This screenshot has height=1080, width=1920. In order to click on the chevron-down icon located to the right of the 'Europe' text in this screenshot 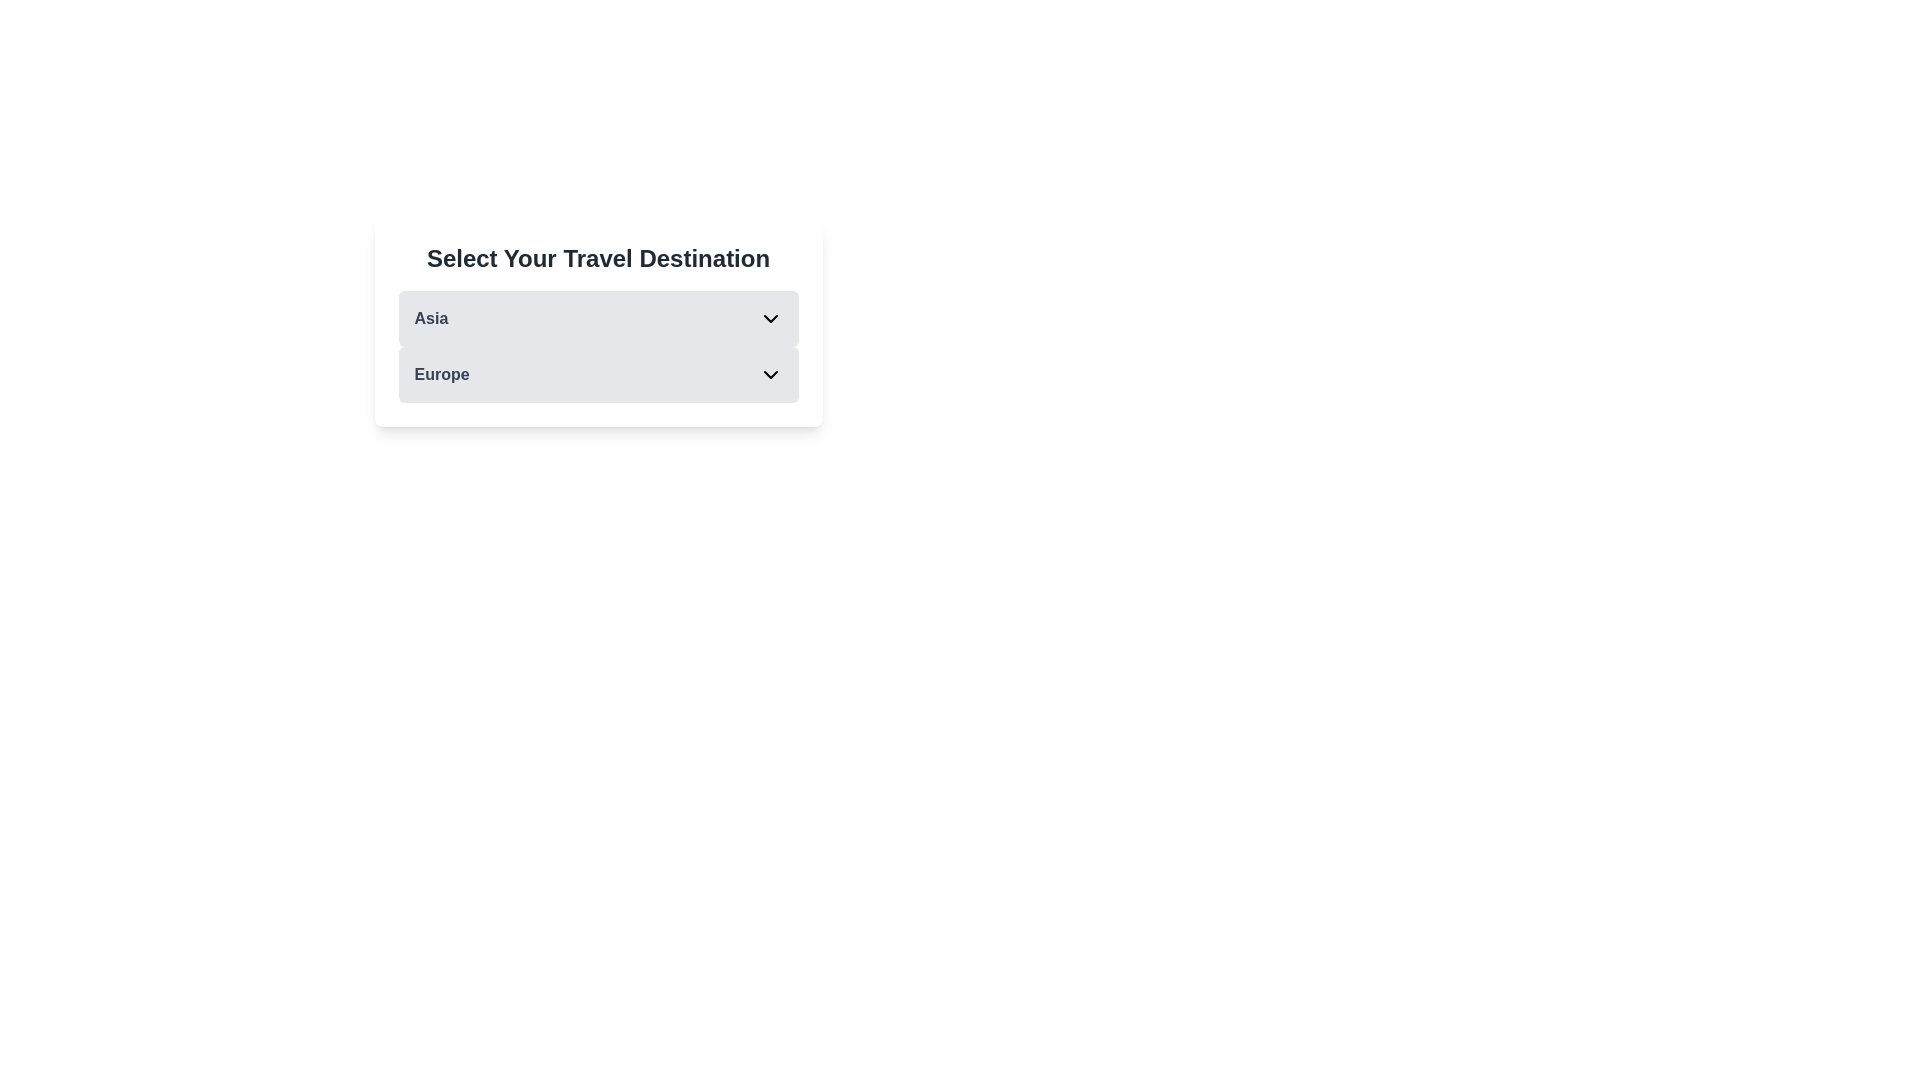, I will do `click(769, 374)`.